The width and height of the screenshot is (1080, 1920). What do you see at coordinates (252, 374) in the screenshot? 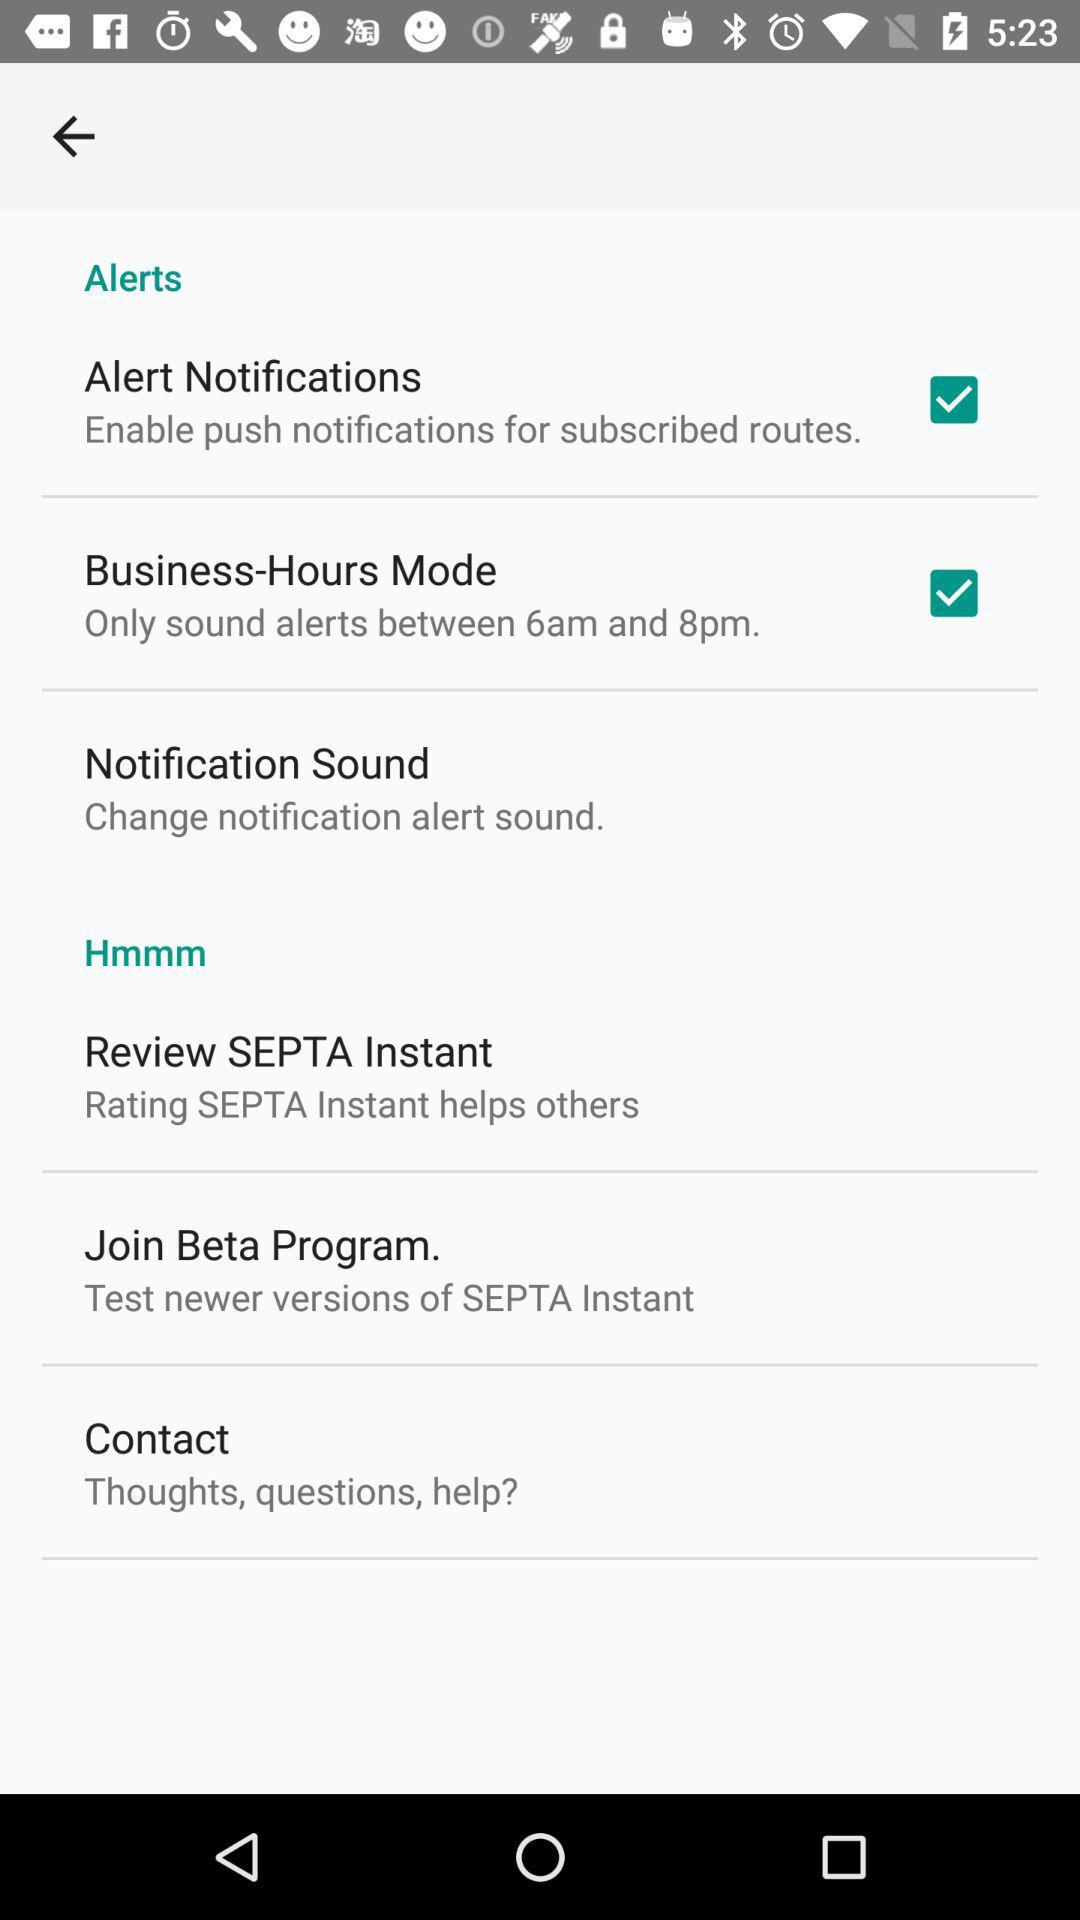
I see `the icon below alerts item` at bounding box center [252, 374].